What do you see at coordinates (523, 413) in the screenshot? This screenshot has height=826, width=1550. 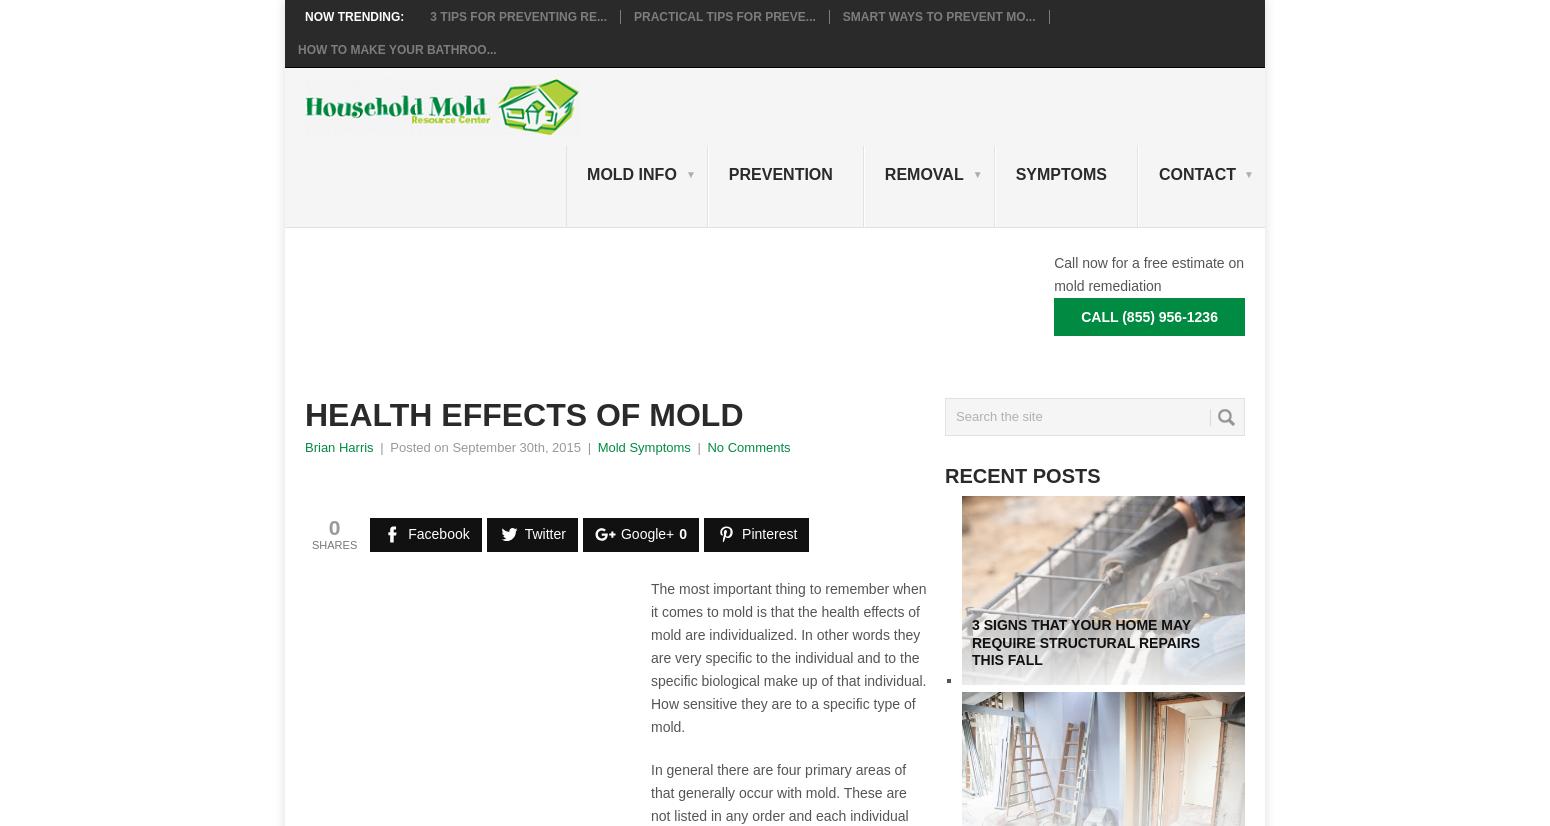 I see `'Health Effects Of Mold'` at bounding box center [523, 413].